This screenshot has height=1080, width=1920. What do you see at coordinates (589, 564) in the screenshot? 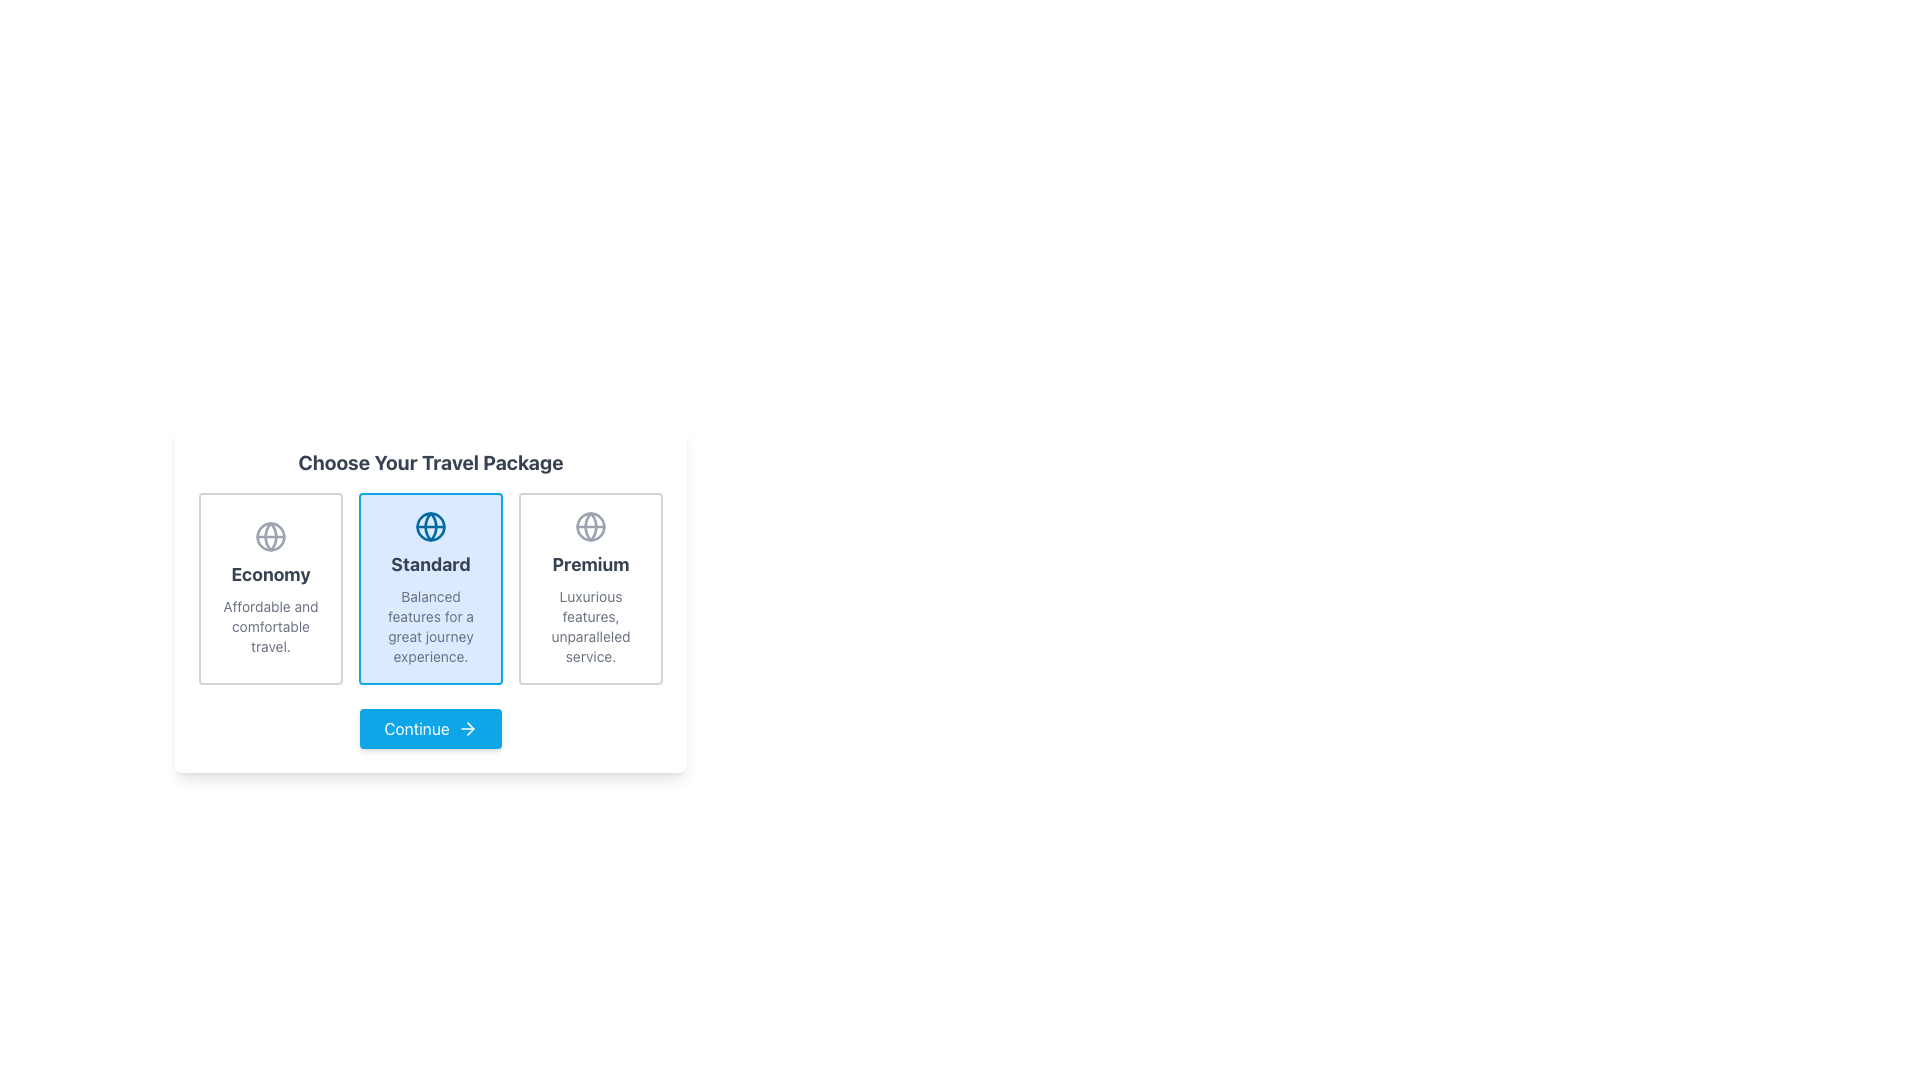
I see `the text label indicating the 'Premium' card title, which is the rightmost card in the group under 'Choose Your Travel Package'` at bounding box center [589, 564].